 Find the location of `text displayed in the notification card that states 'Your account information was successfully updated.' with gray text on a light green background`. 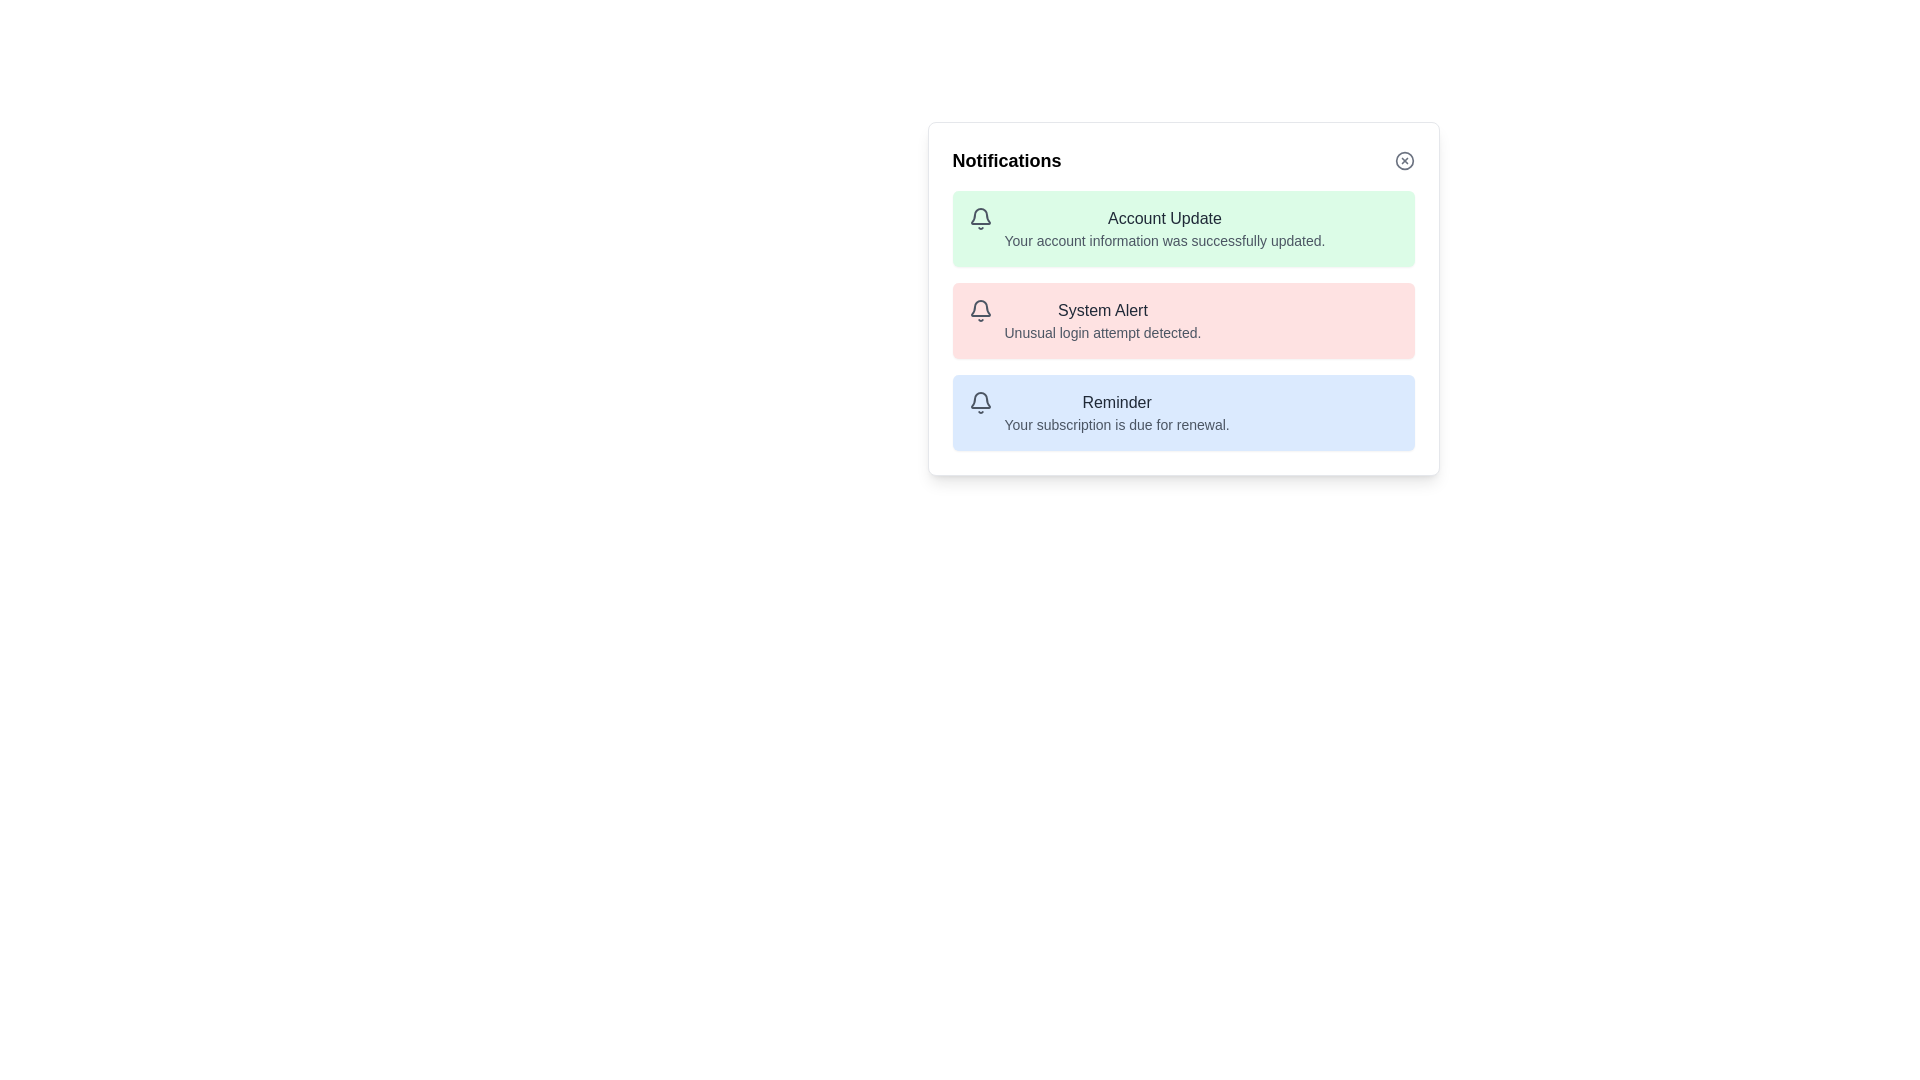

text displayed in the notification card that states 'Your account information was successfully updated.' with gray text on a light green background is located at coordinates (1164, 239).